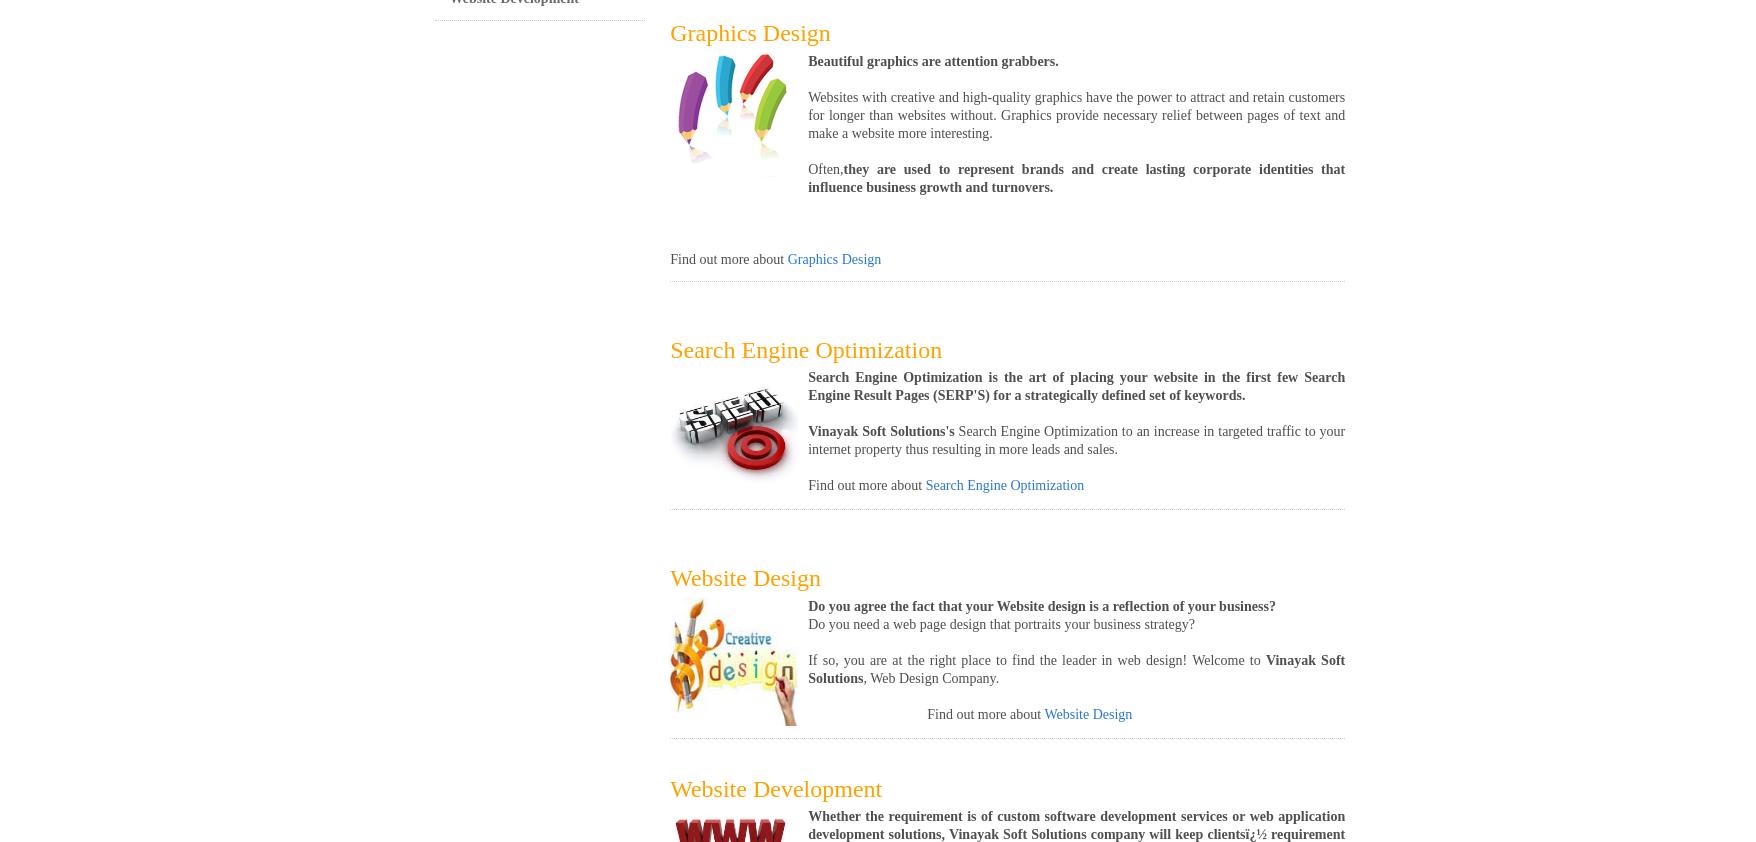 The width and height of the screenshot is (1756, 842). Describe the element at coordinates (882, 430) in the screenshot. I see `'Vinayak Soft Solutions's'` at that location.